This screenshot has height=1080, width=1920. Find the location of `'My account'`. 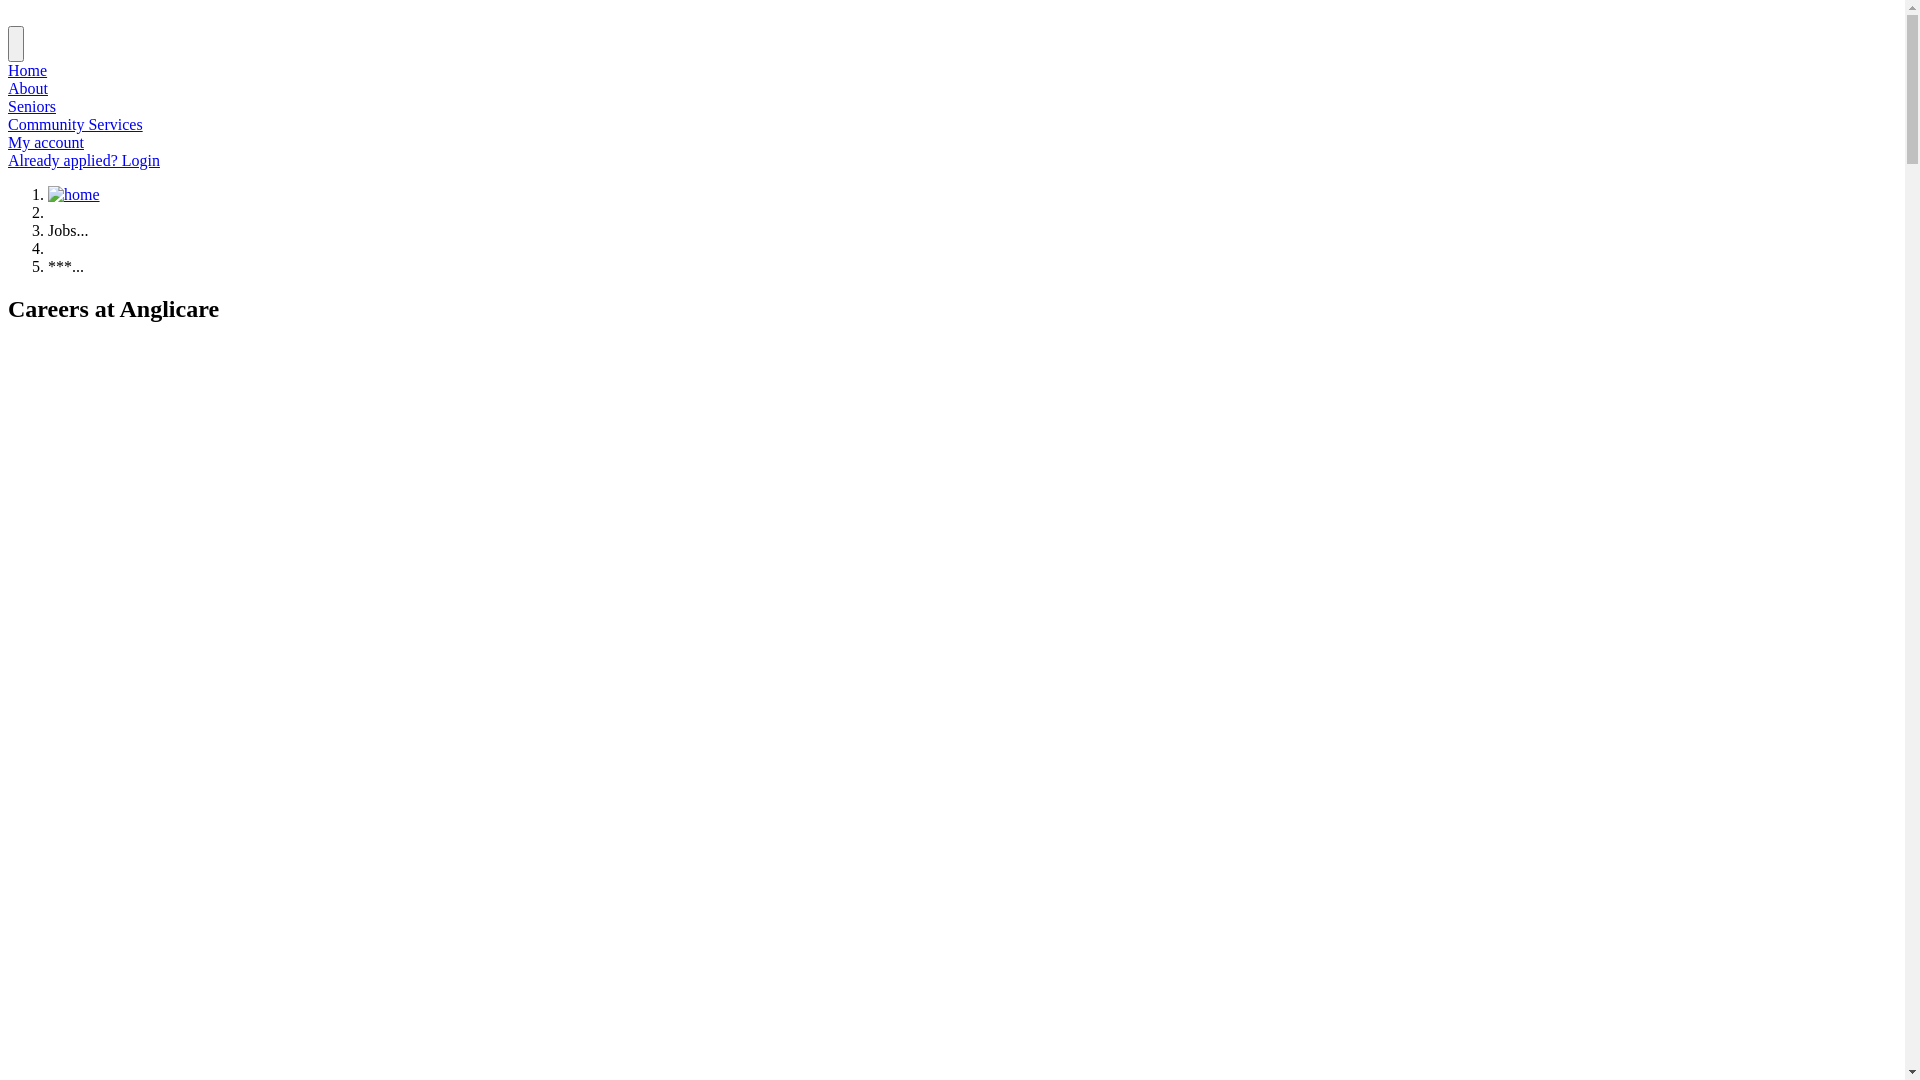

'My account' is located at coordinates (8, 141).